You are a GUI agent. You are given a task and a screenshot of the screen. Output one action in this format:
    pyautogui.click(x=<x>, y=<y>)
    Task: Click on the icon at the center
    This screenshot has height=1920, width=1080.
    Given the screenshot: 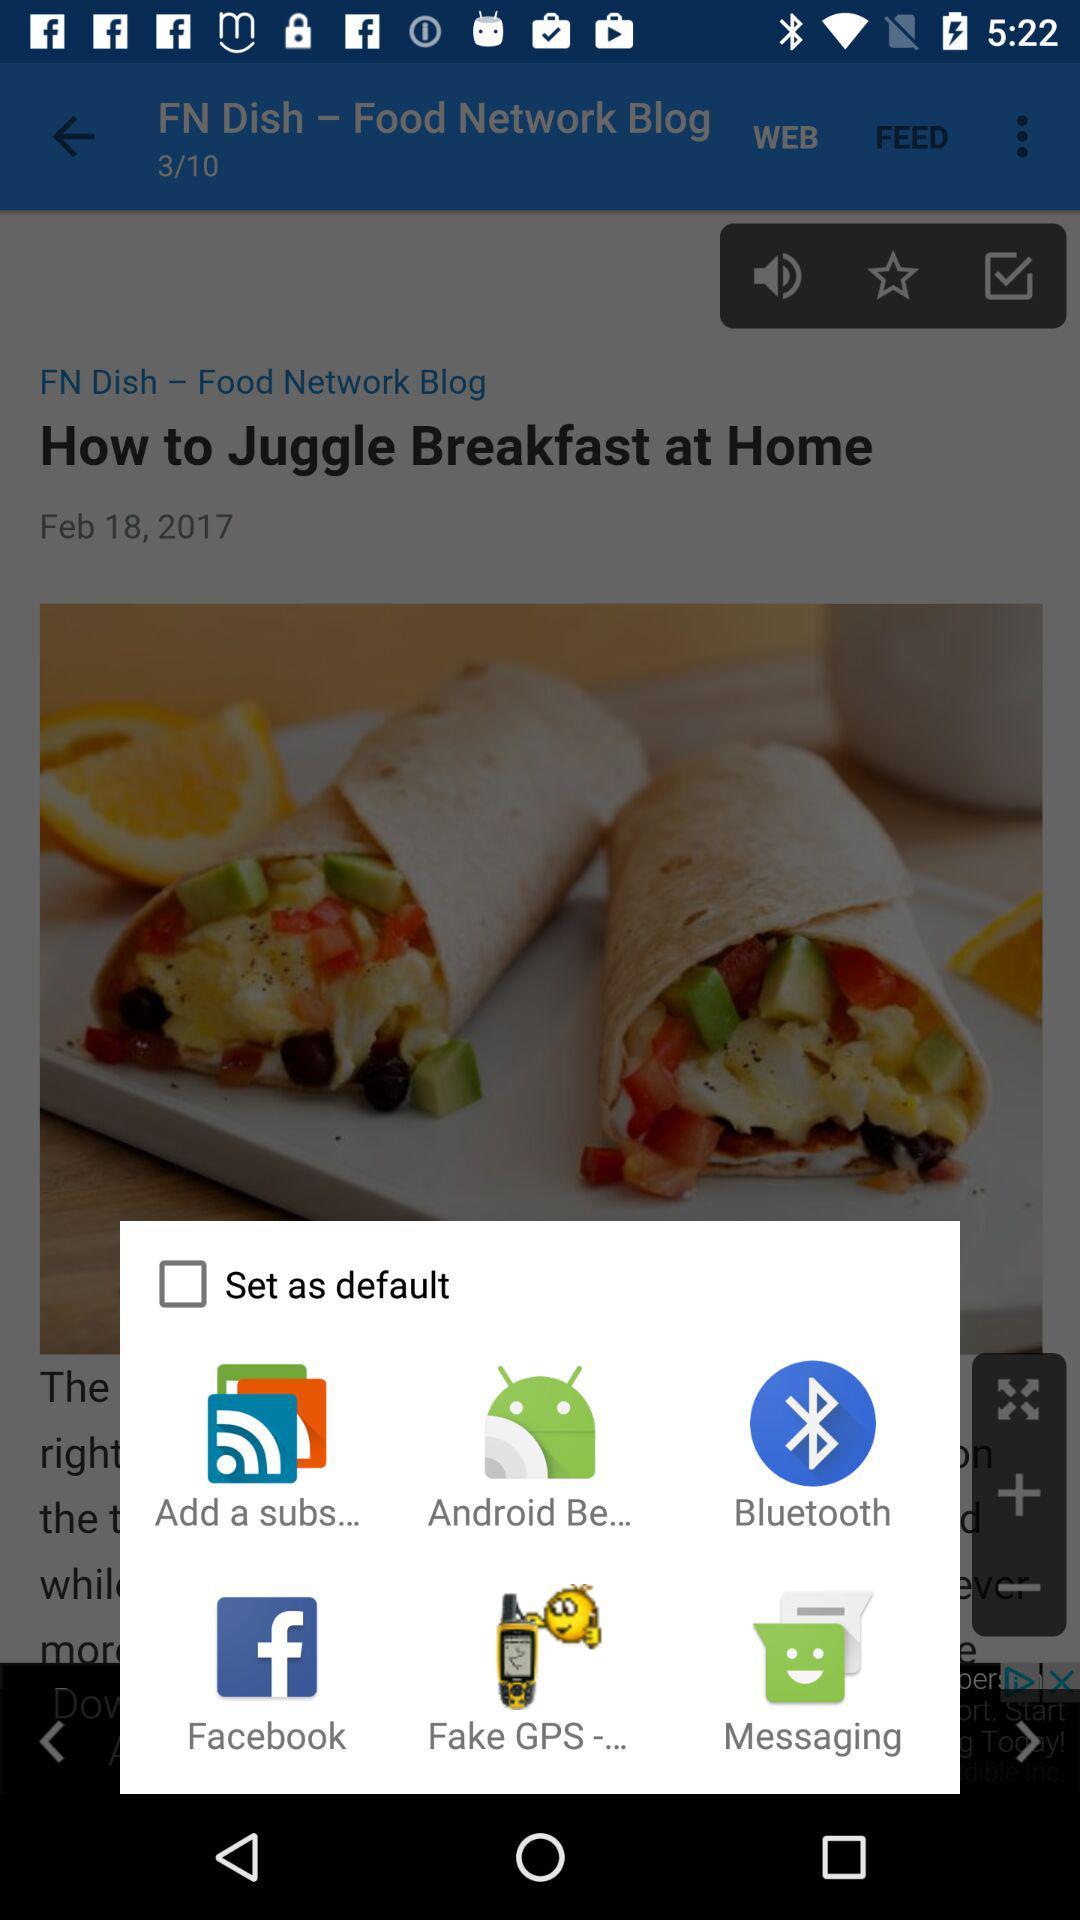 What is the action you would take?
    pyautogui.click(x=540, y=927)
    